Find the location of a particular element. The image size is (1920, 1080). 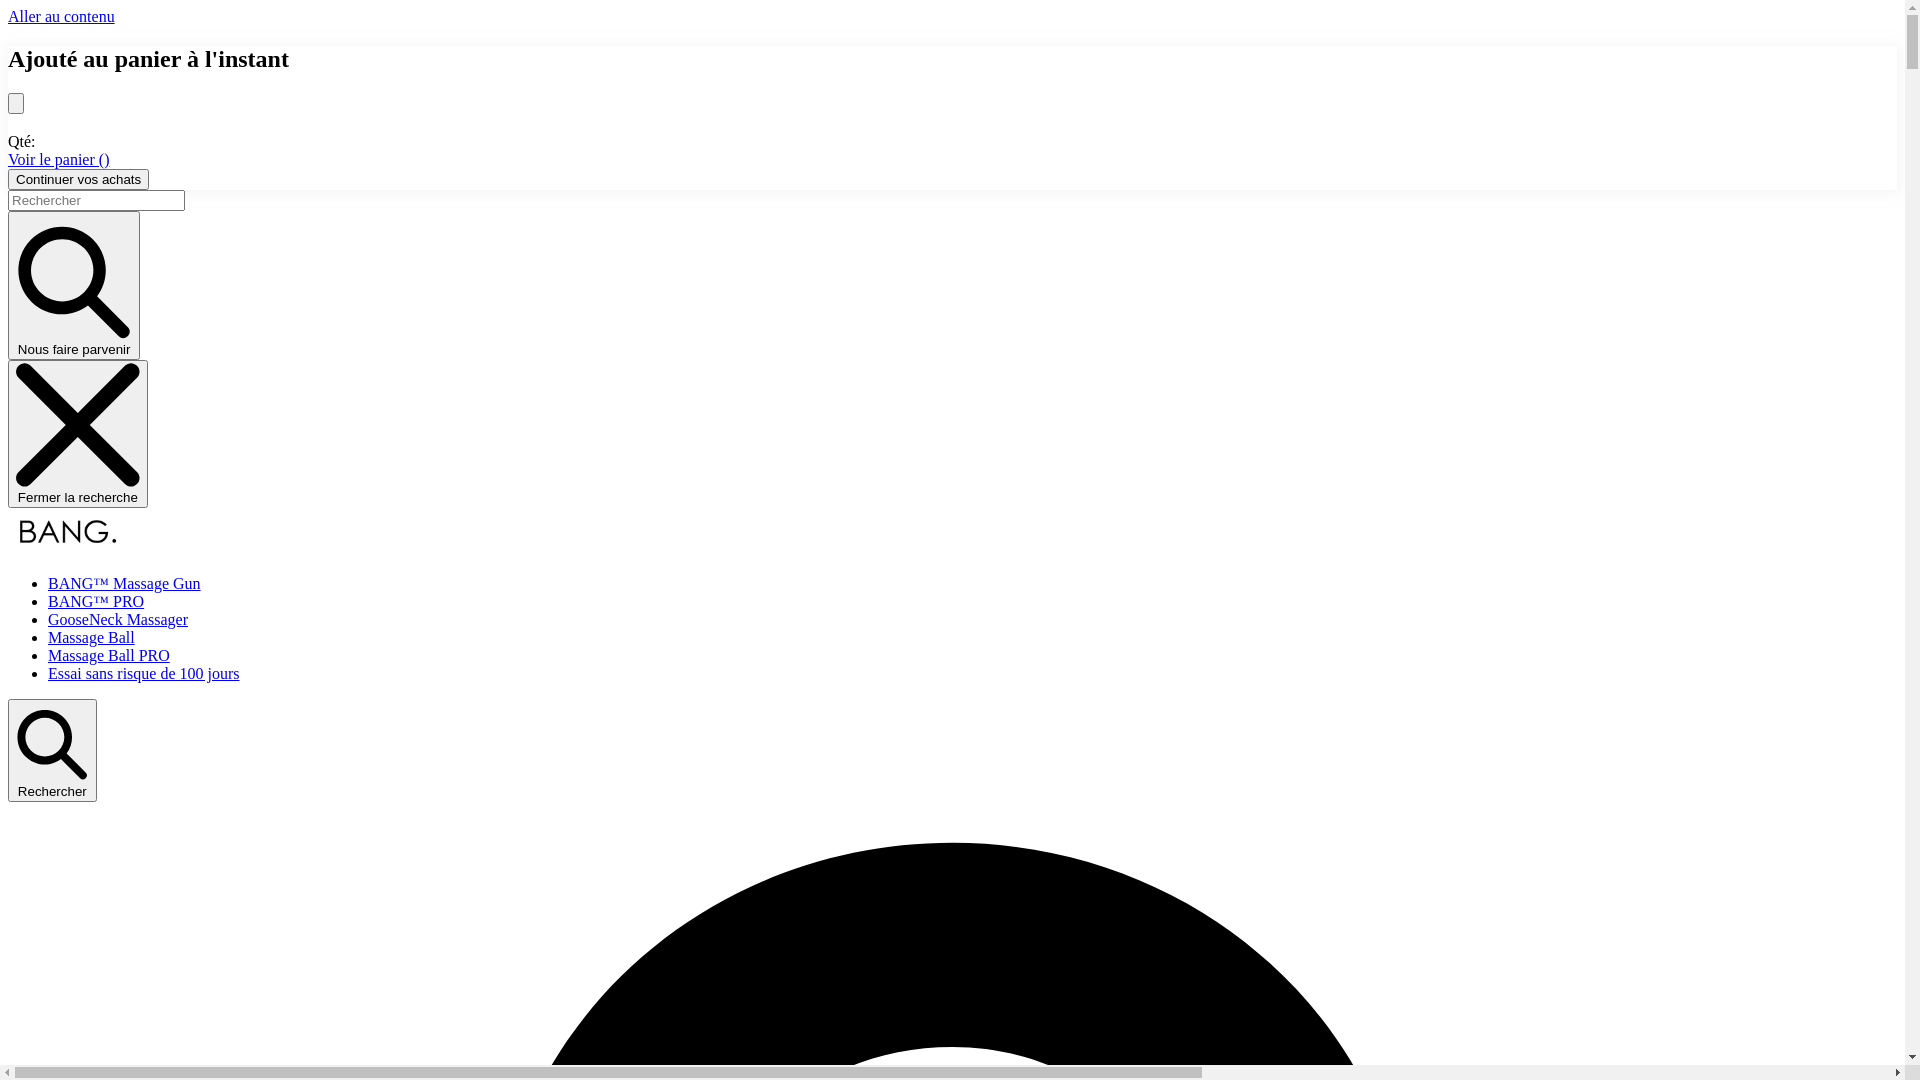

'Continuer vos achats' is located at coordinates (78, 178).